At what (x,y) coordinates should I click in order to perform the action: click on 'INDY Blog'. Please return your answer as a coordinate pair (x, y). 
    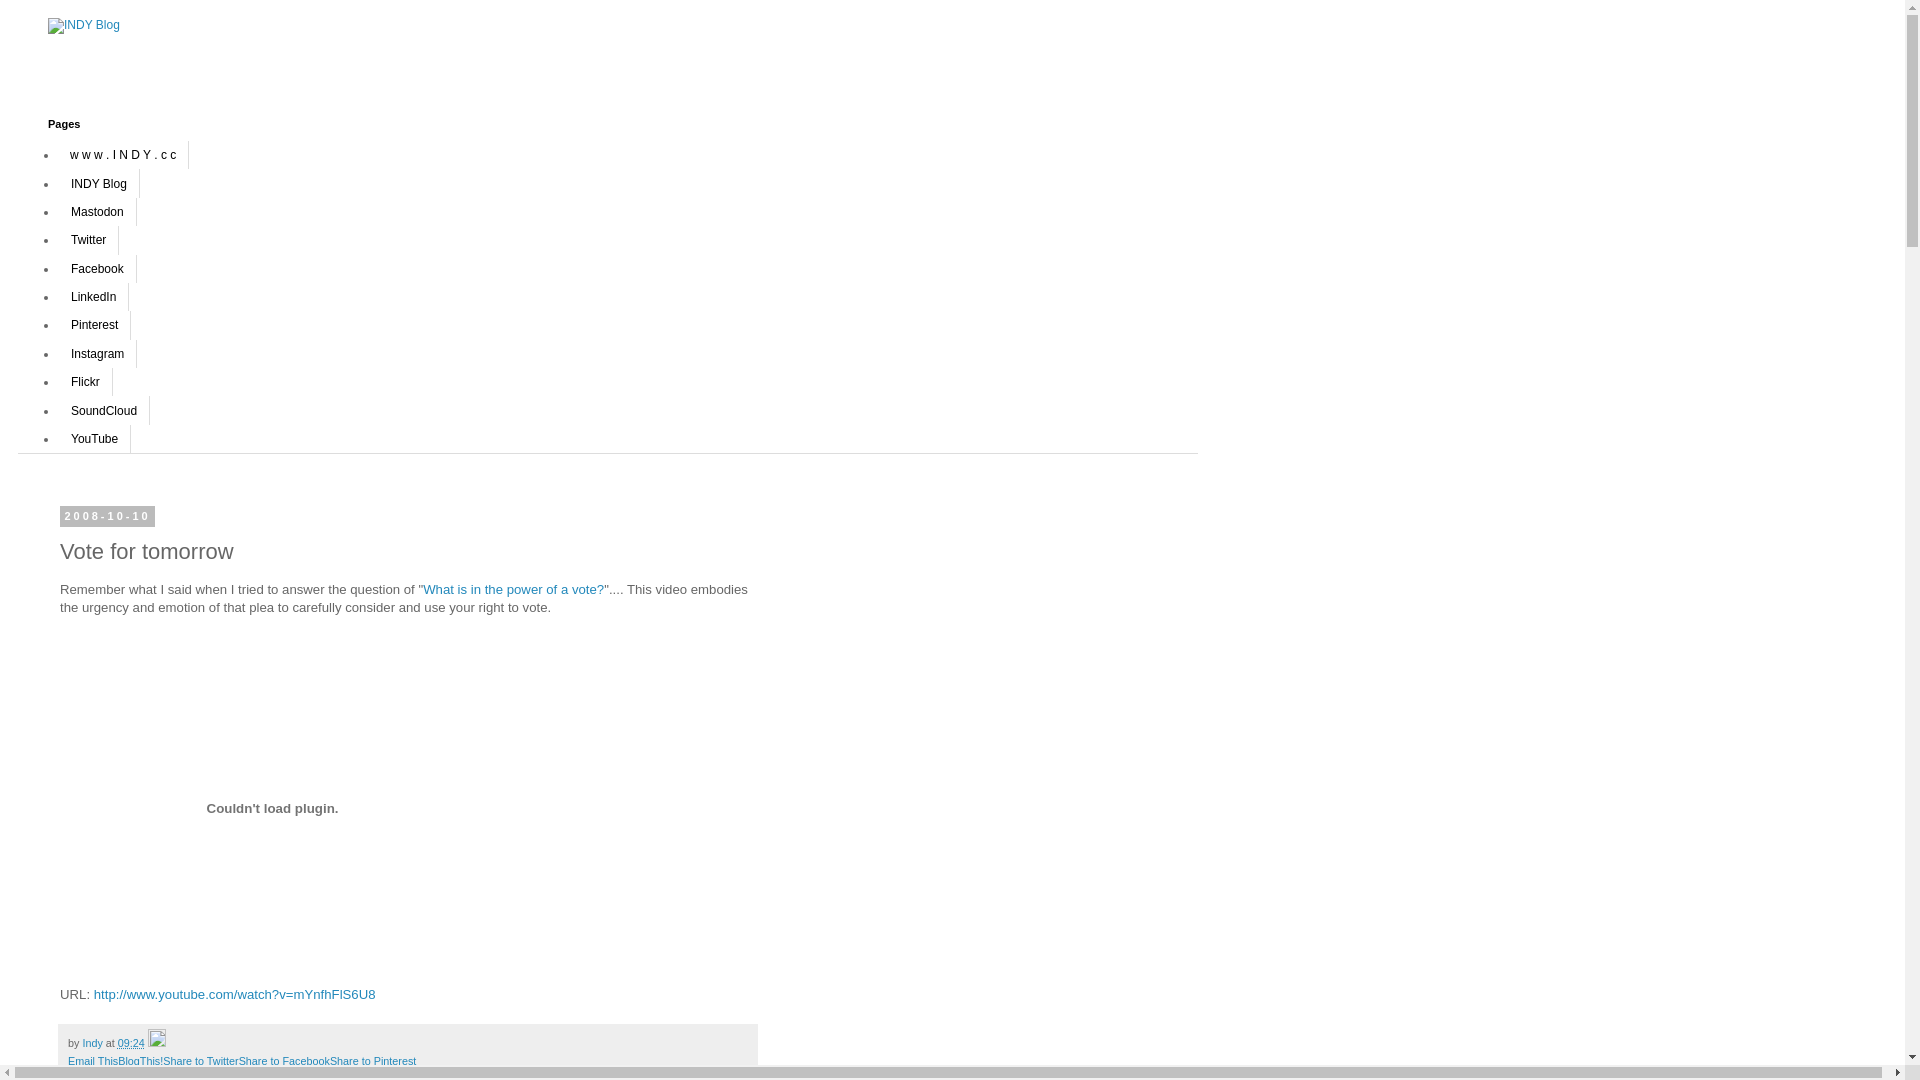
    Looking at the image, I should click on (57, 182).